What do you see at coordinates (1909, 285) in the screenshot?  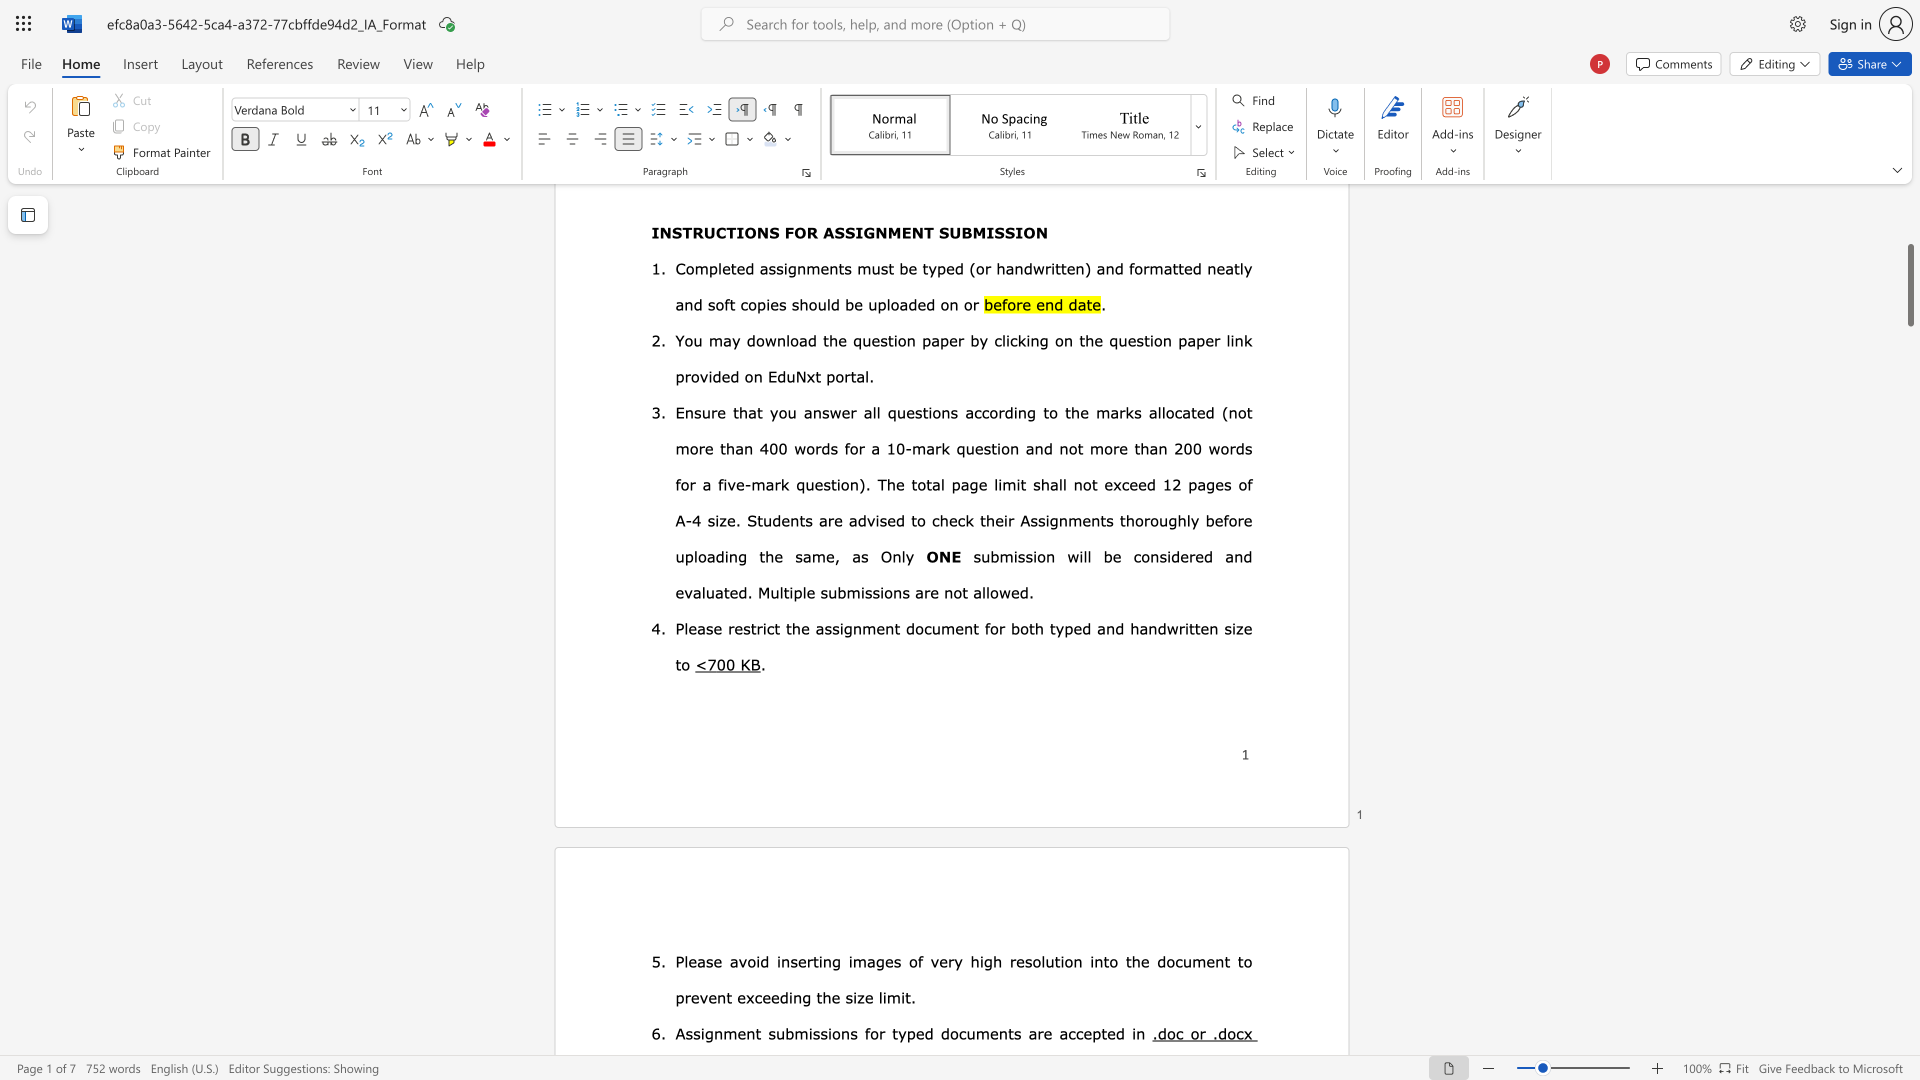 I see `the scrollbar and move up 270 pixels` at bounding box center [1909, 285].